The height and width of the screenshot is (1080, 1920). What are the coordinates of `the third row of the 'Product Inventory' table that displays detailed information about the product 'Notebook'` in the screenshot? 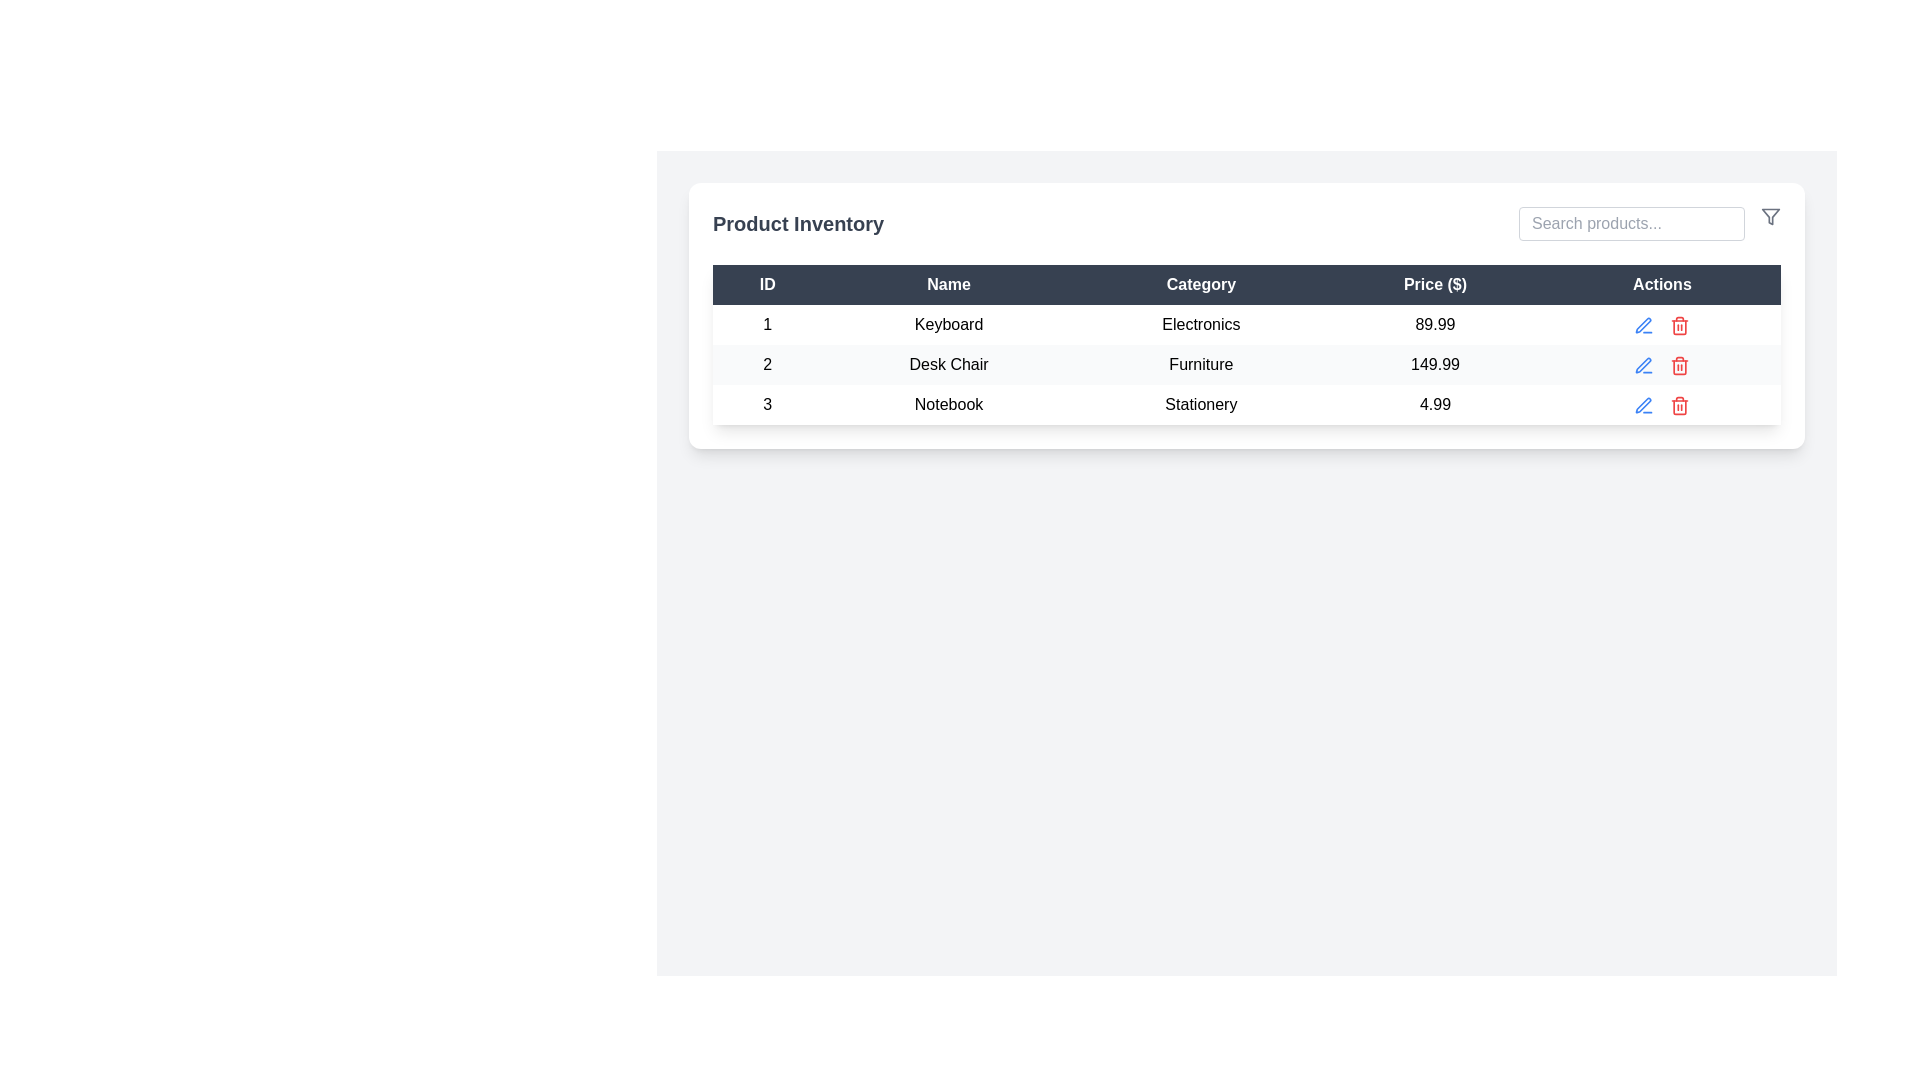 It's located at (1246, 405).